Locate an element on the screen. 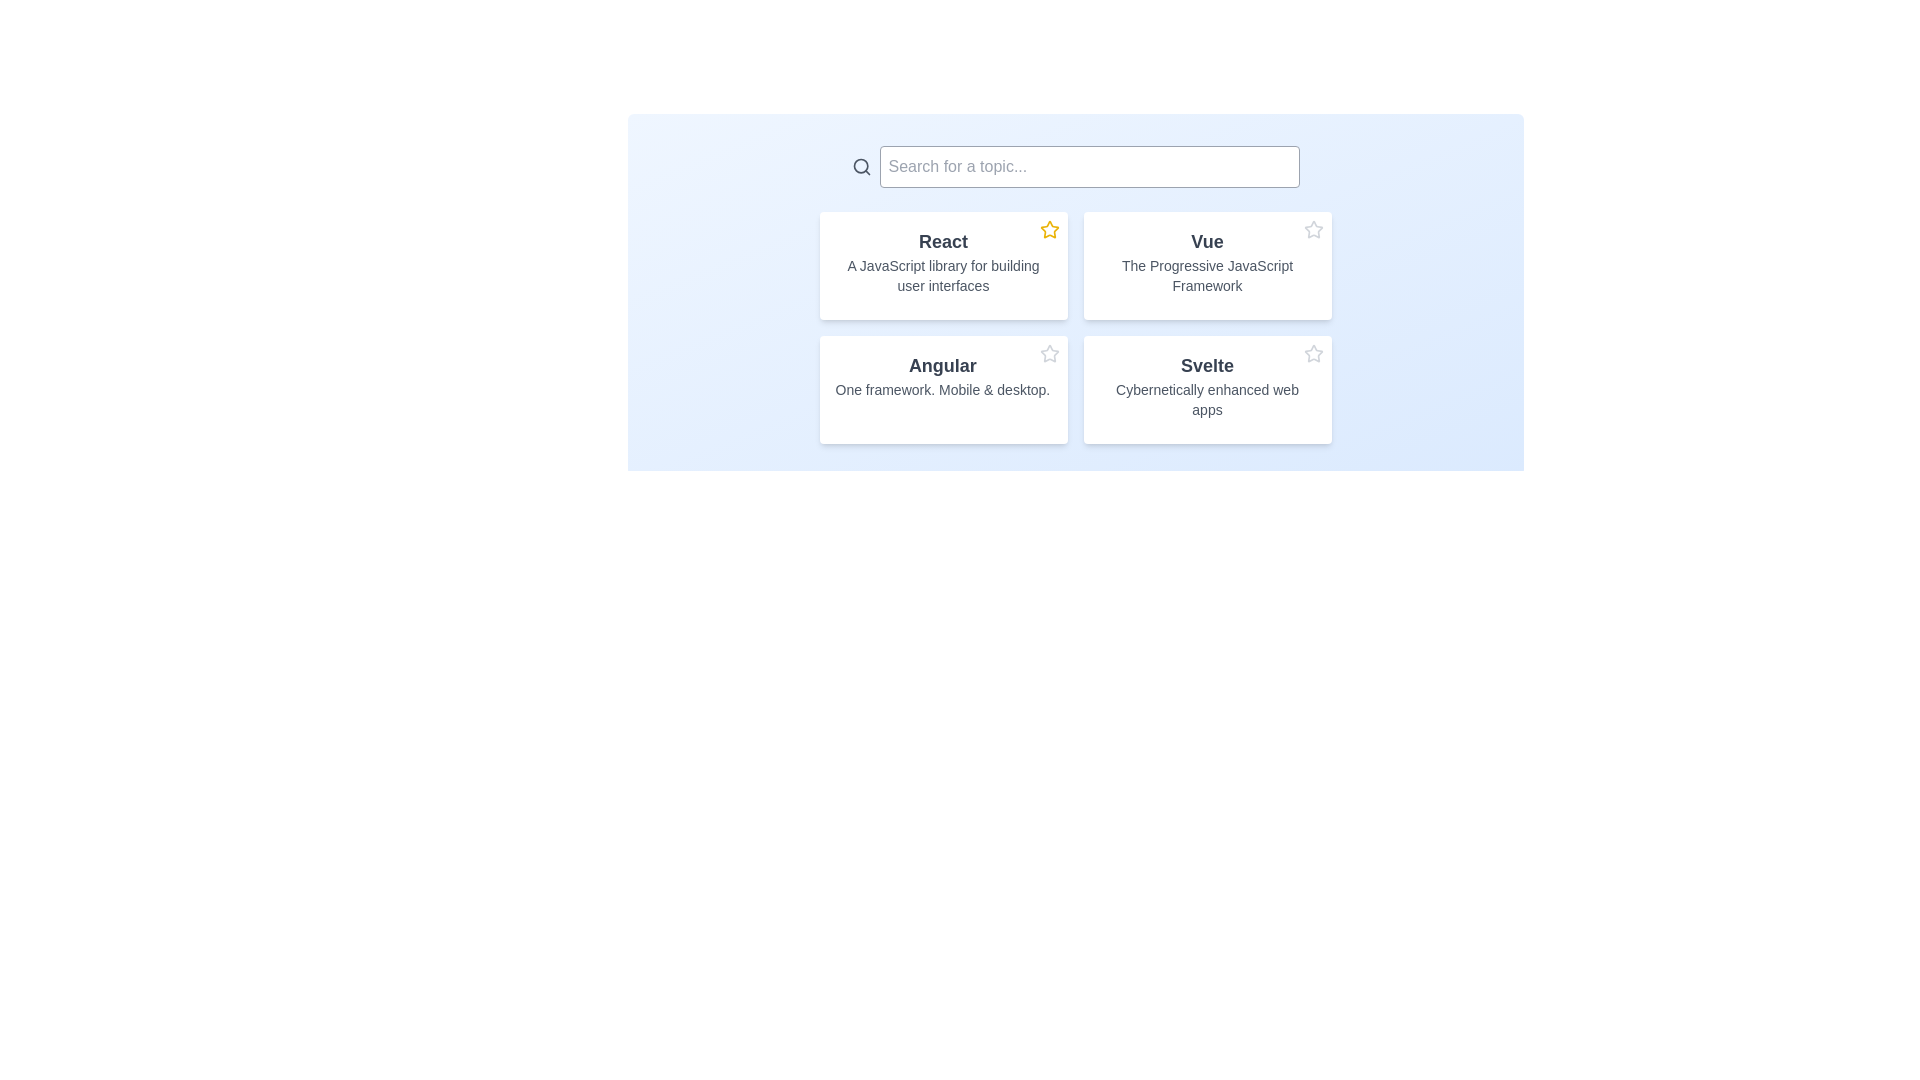 The width and height of the screenshot is (1920, 1080). the prominent 'Vue' text label, which is styled in a bold and larger font, located in the upper portion of the second card in a 2x2 grid layout is located at coordinates (1206, 241).